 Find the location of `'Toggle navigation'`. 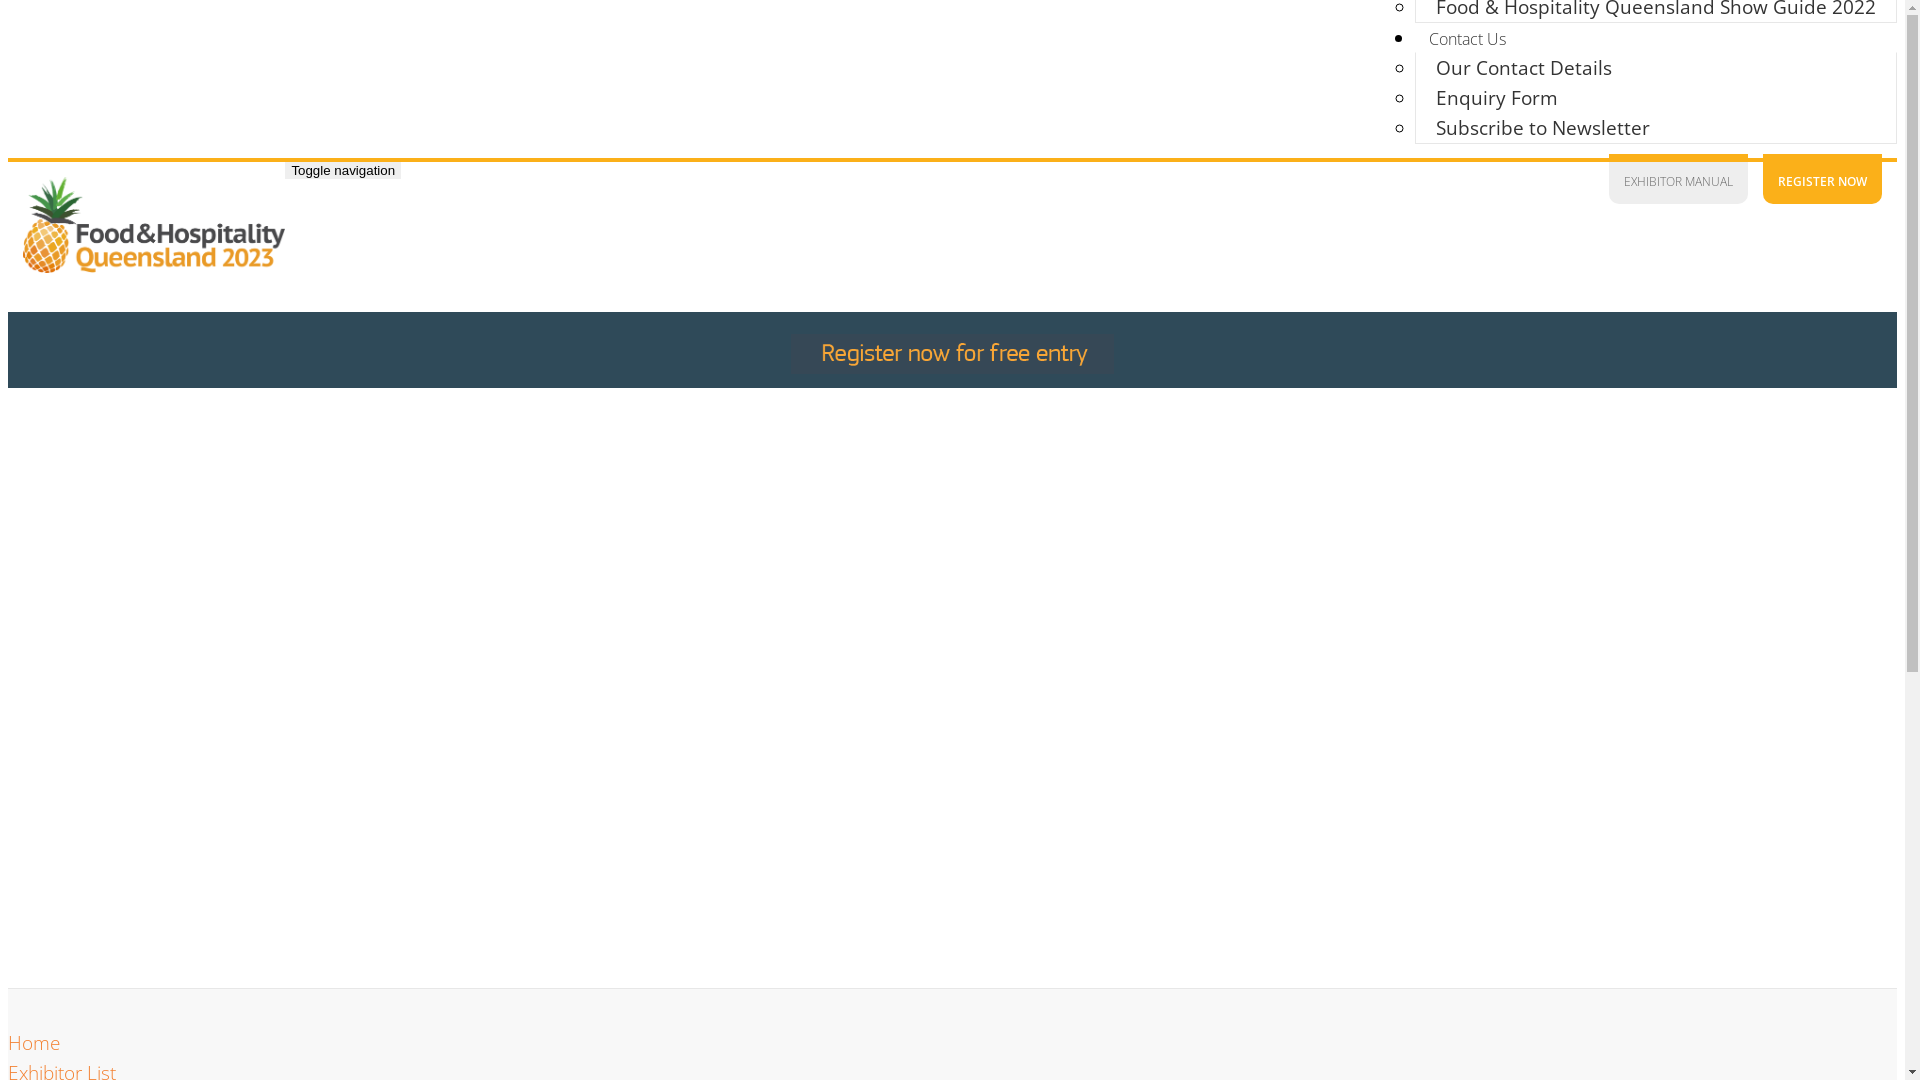

'Toggle navigation' is located at coordinates (342, 169).